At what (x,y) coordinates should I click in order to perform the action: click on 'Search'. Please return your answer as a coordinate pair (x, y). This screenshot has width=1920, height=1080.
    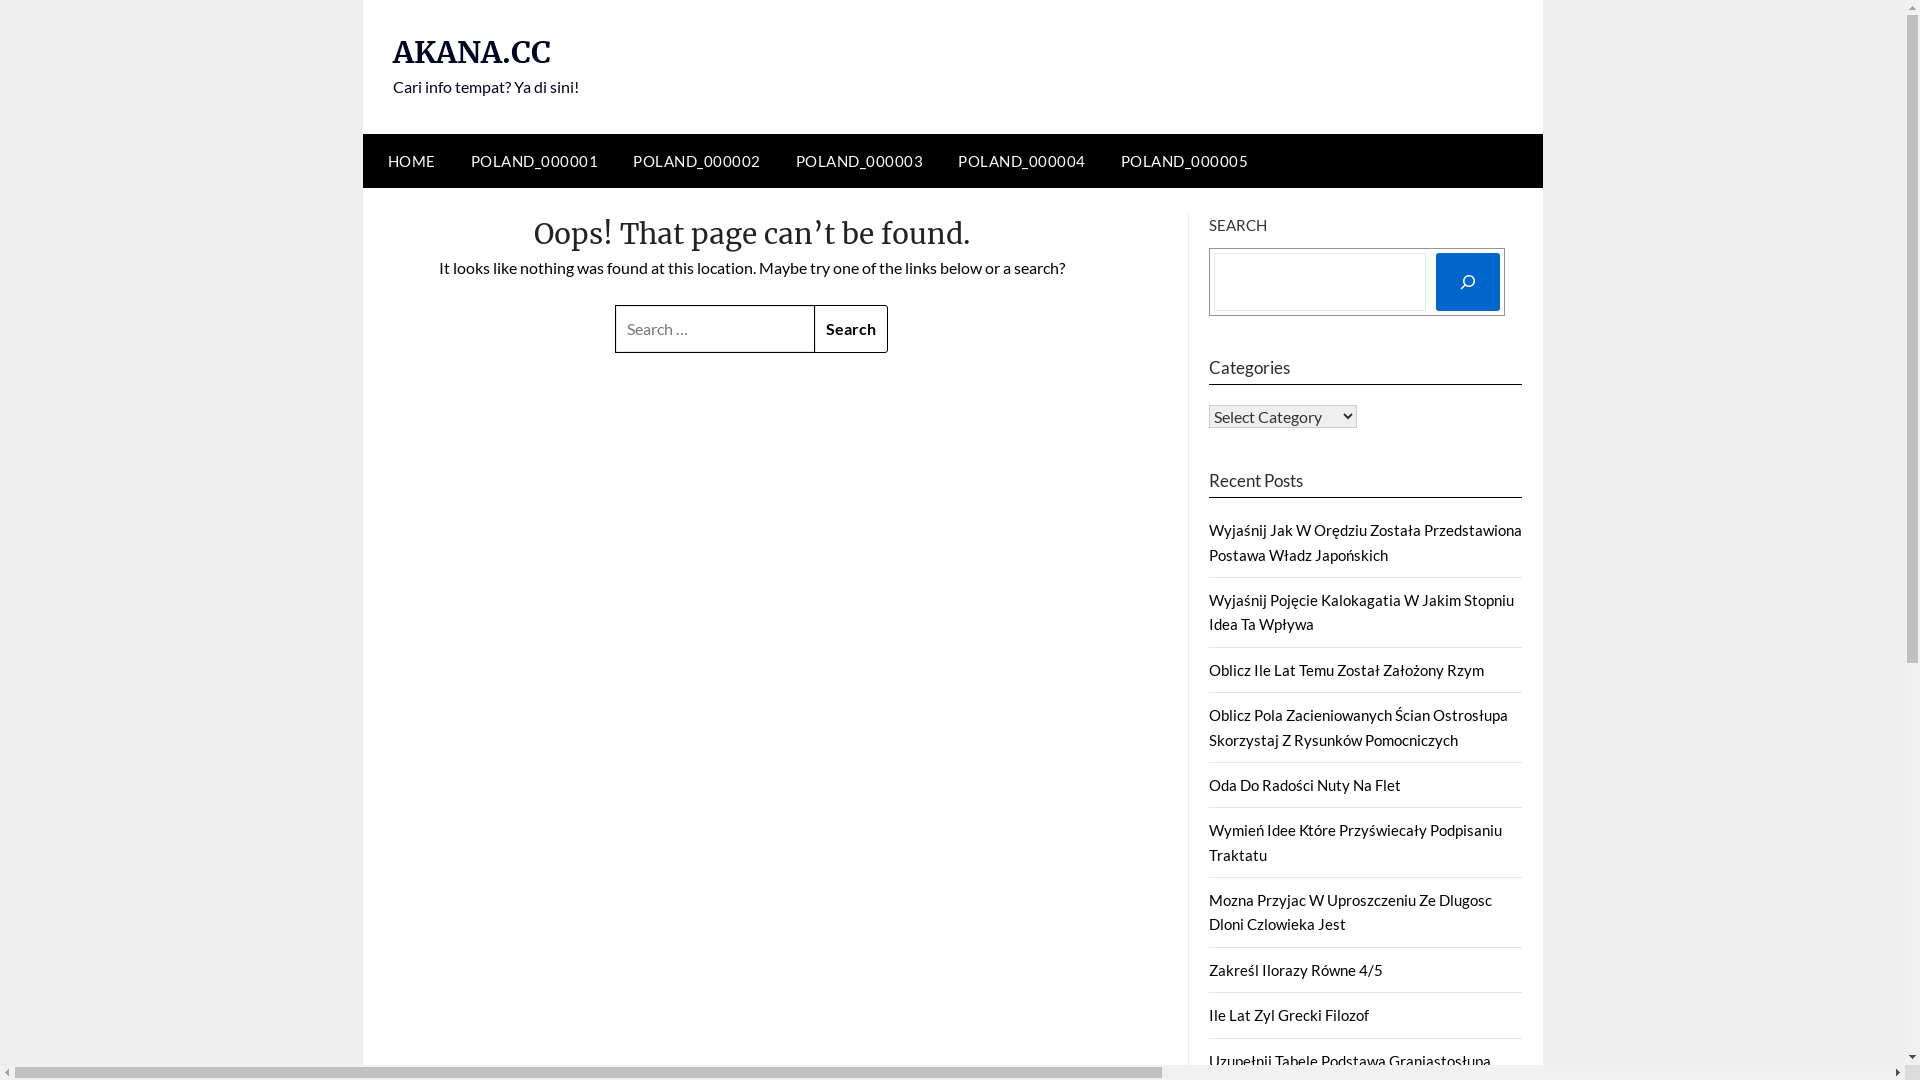
    Looking at the image, I should click on (814, 327).